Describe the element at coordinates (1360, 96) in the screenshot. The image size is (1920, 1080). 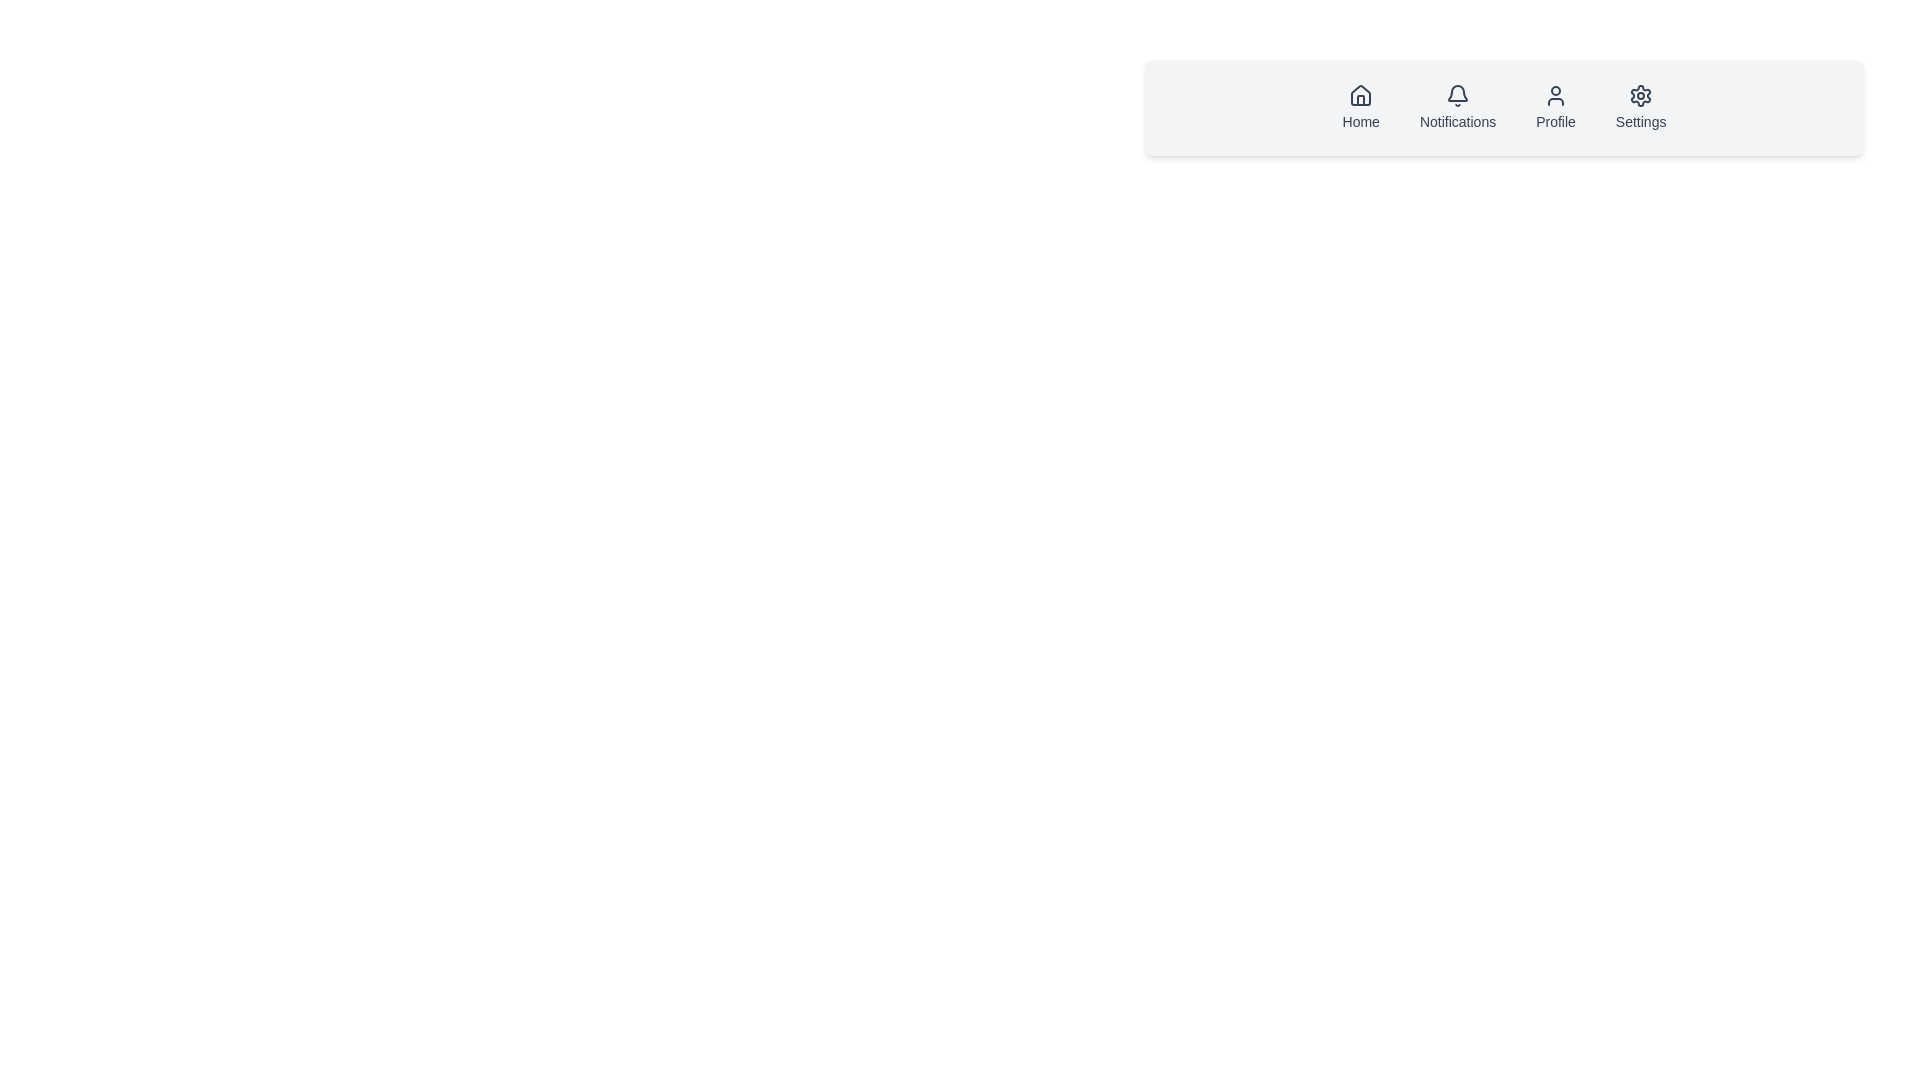
I see `the house-shaped icon in the navigation menu` at that location.